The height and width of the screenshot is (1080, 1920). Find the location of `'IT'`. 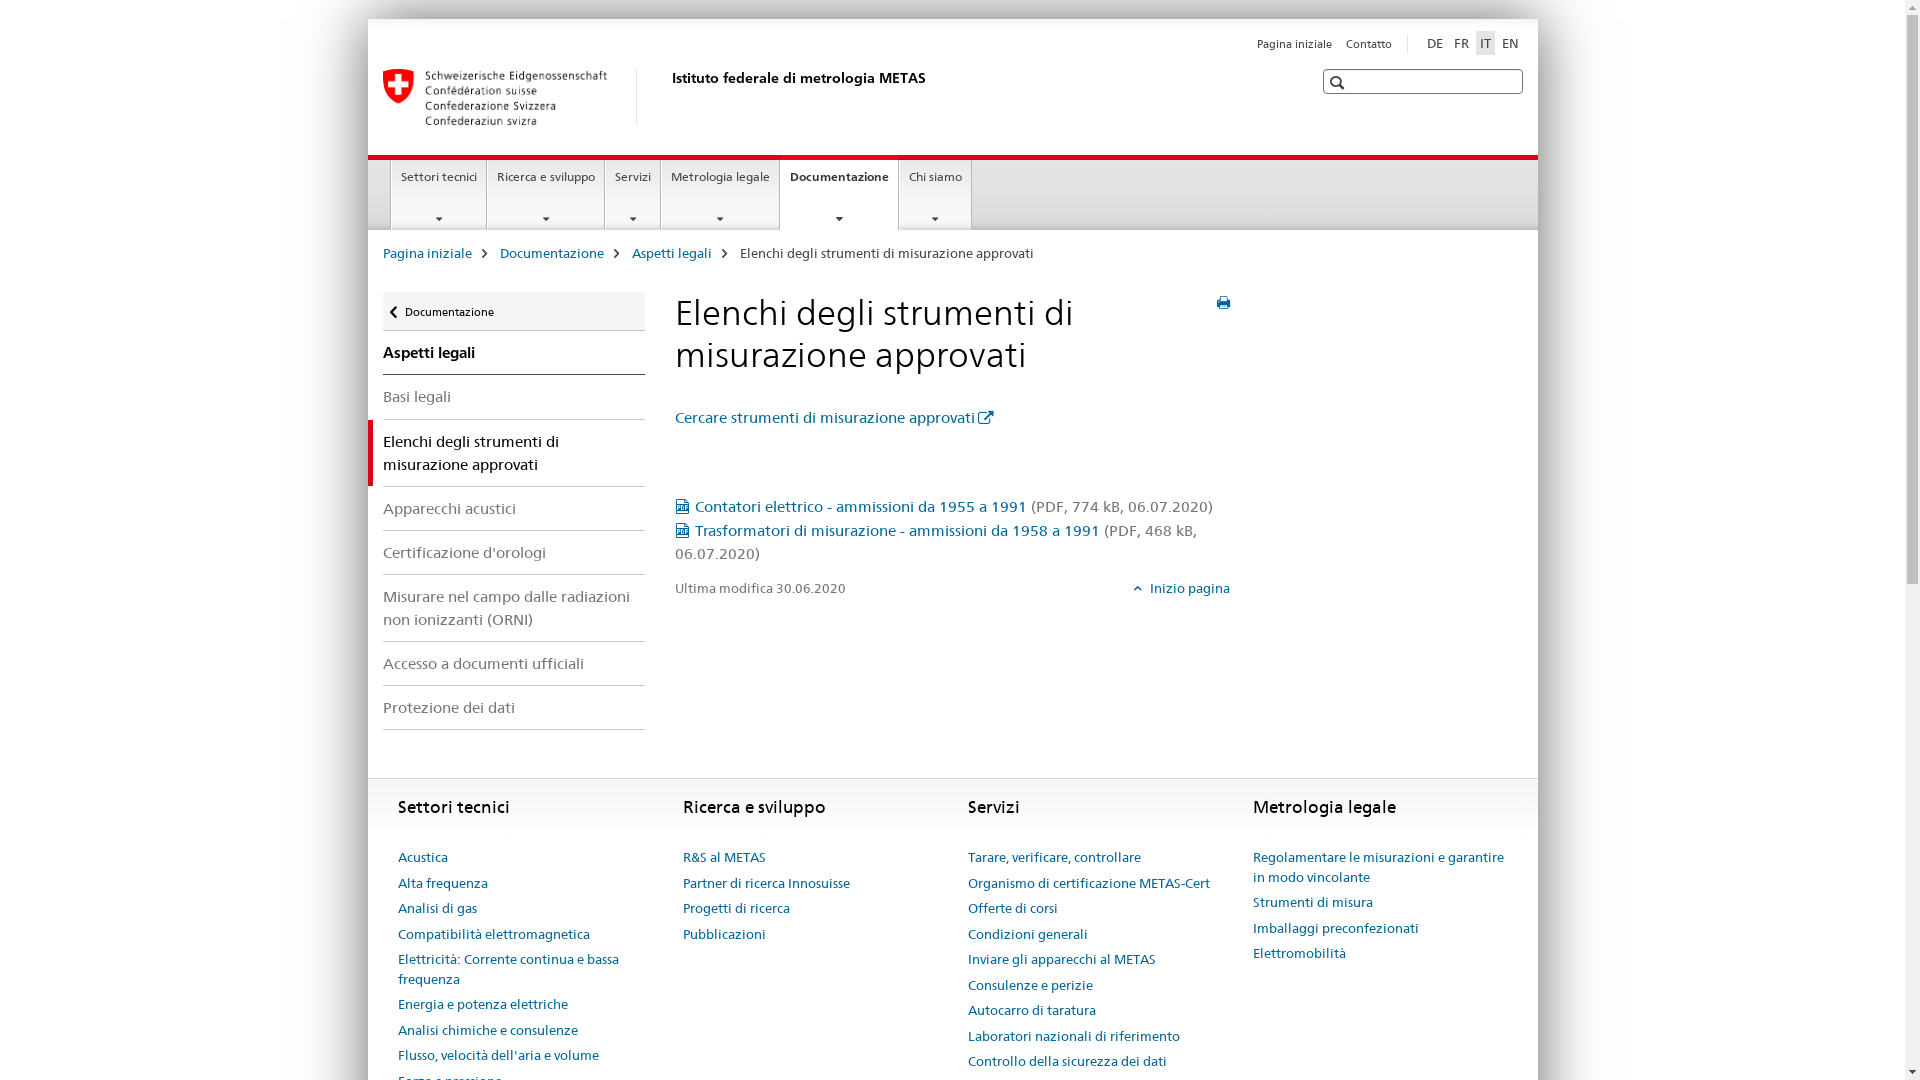

'IT' is located at coordinates (1485, 42).